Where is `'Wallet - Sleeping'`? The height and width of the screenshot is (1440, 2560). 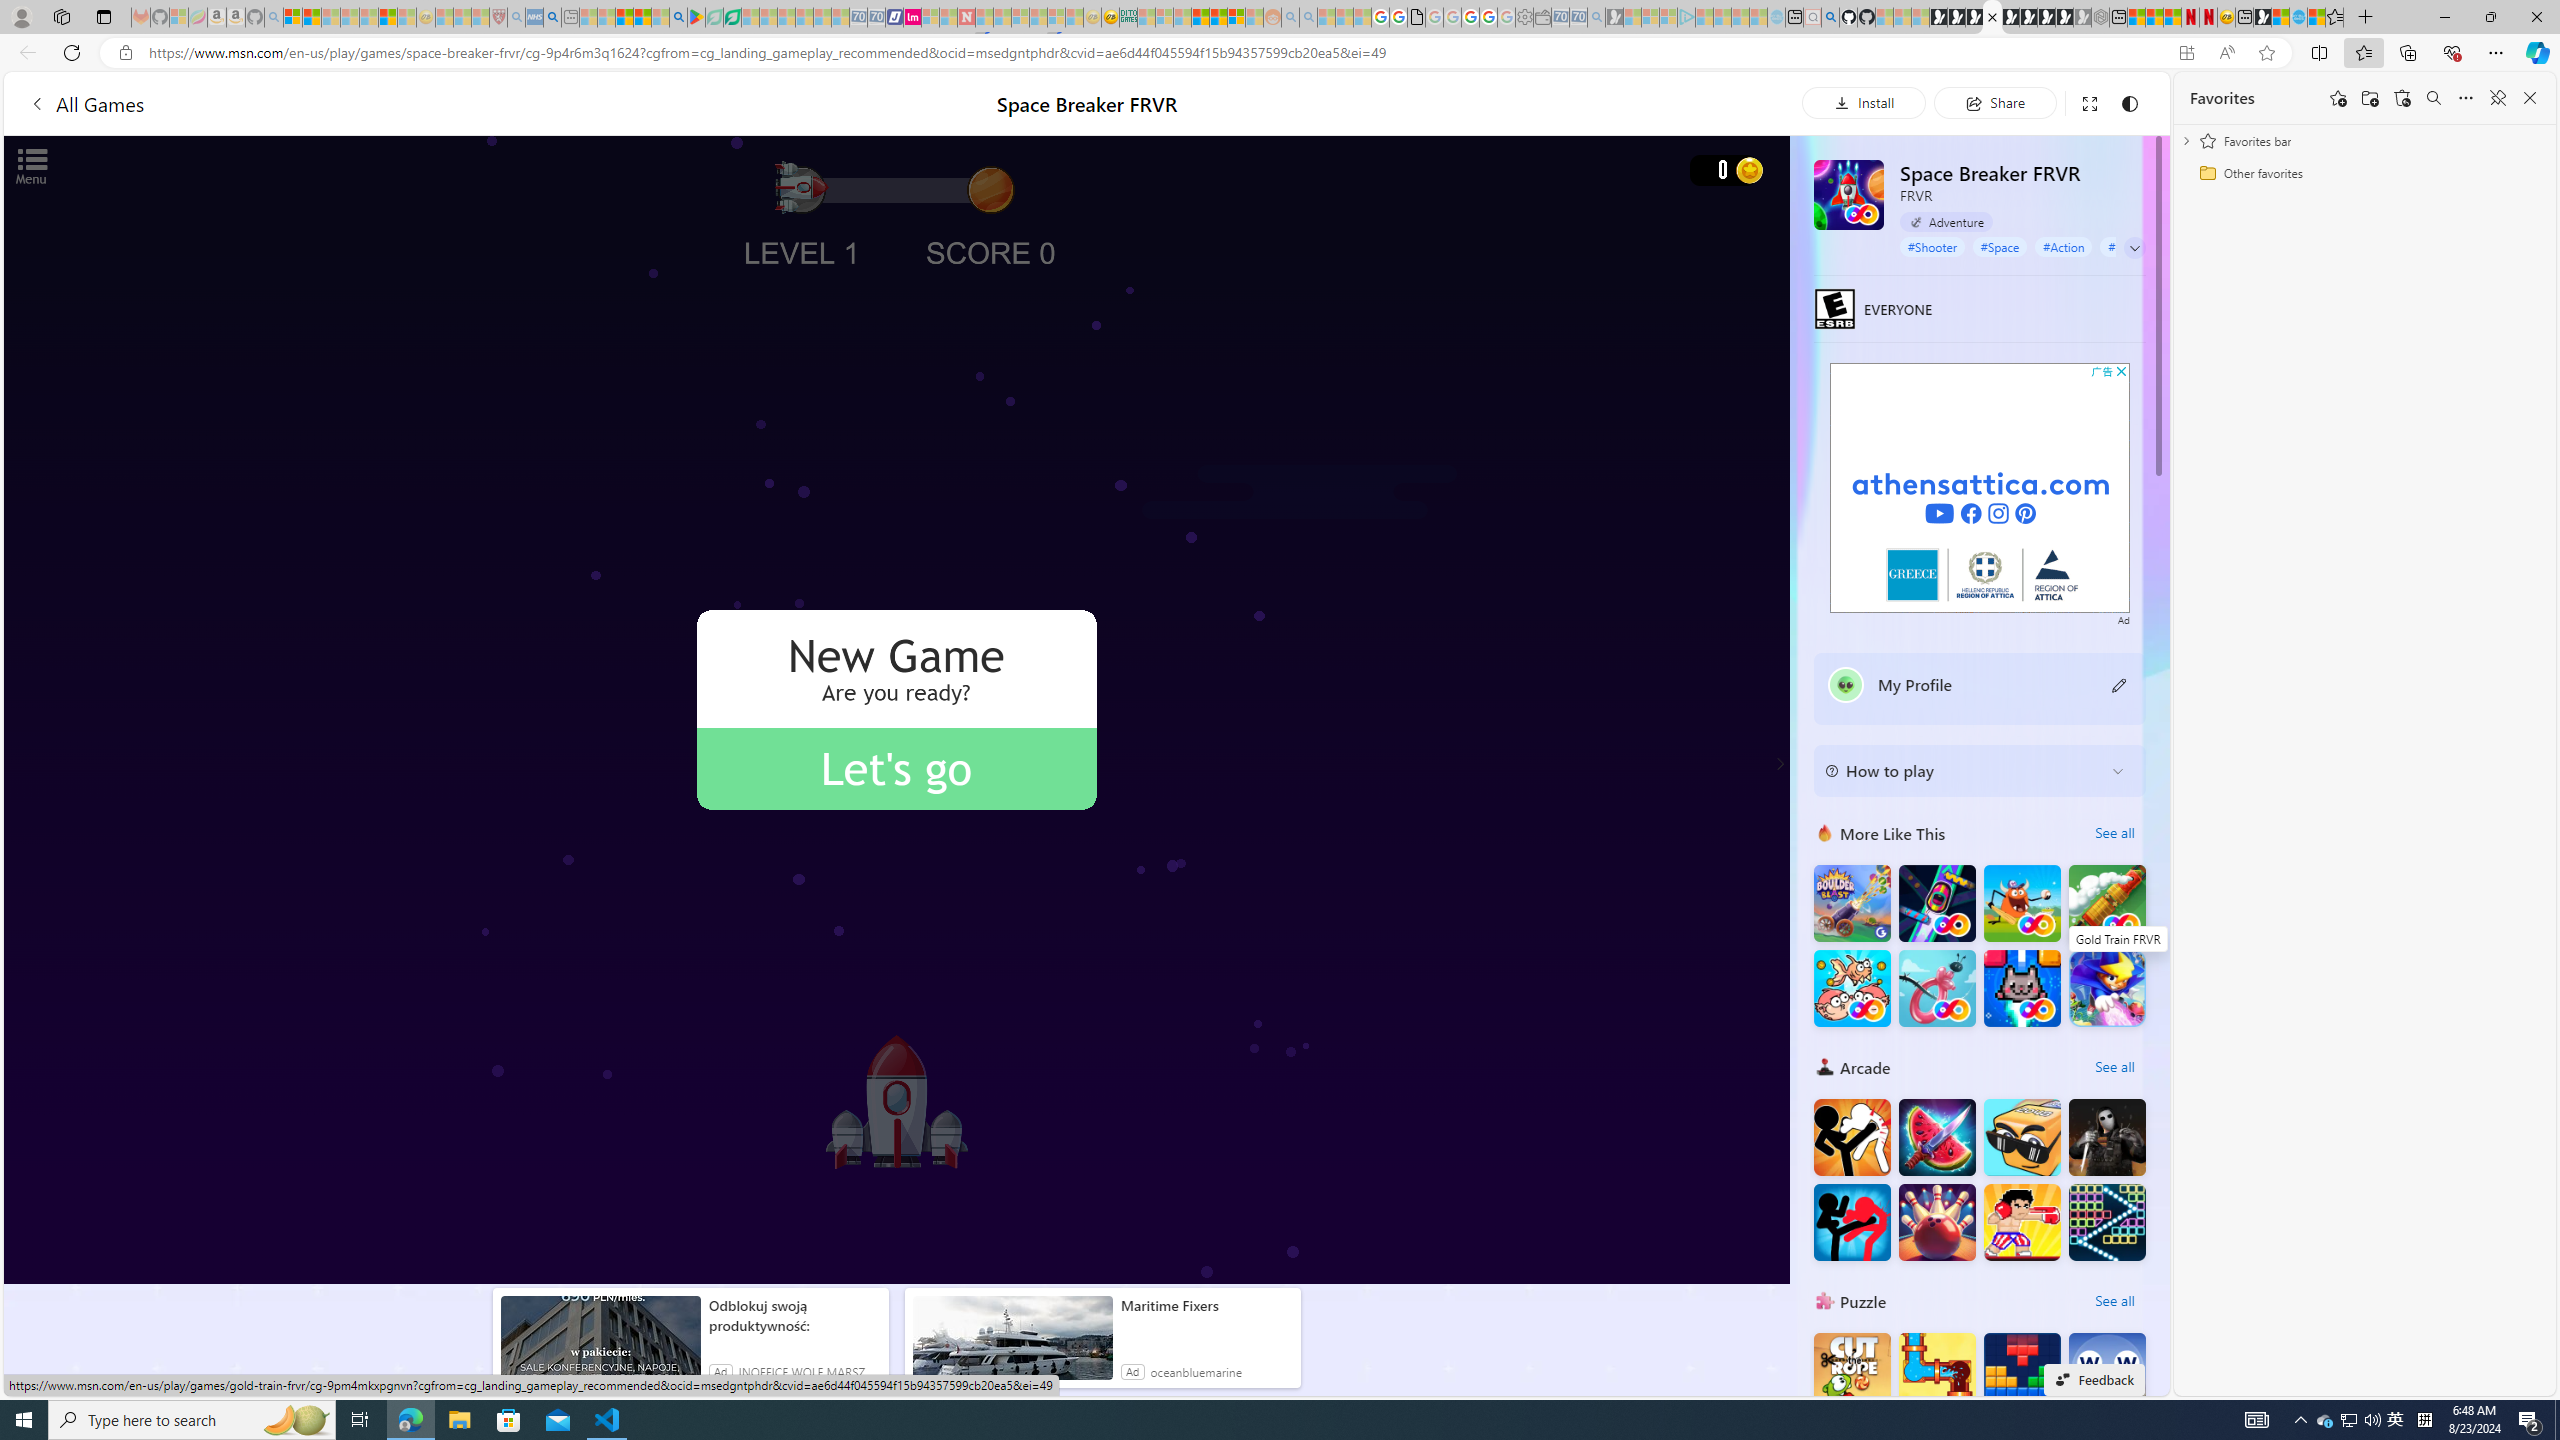
'Wallet - Sleeping' is located at coordinates (1541, 16).